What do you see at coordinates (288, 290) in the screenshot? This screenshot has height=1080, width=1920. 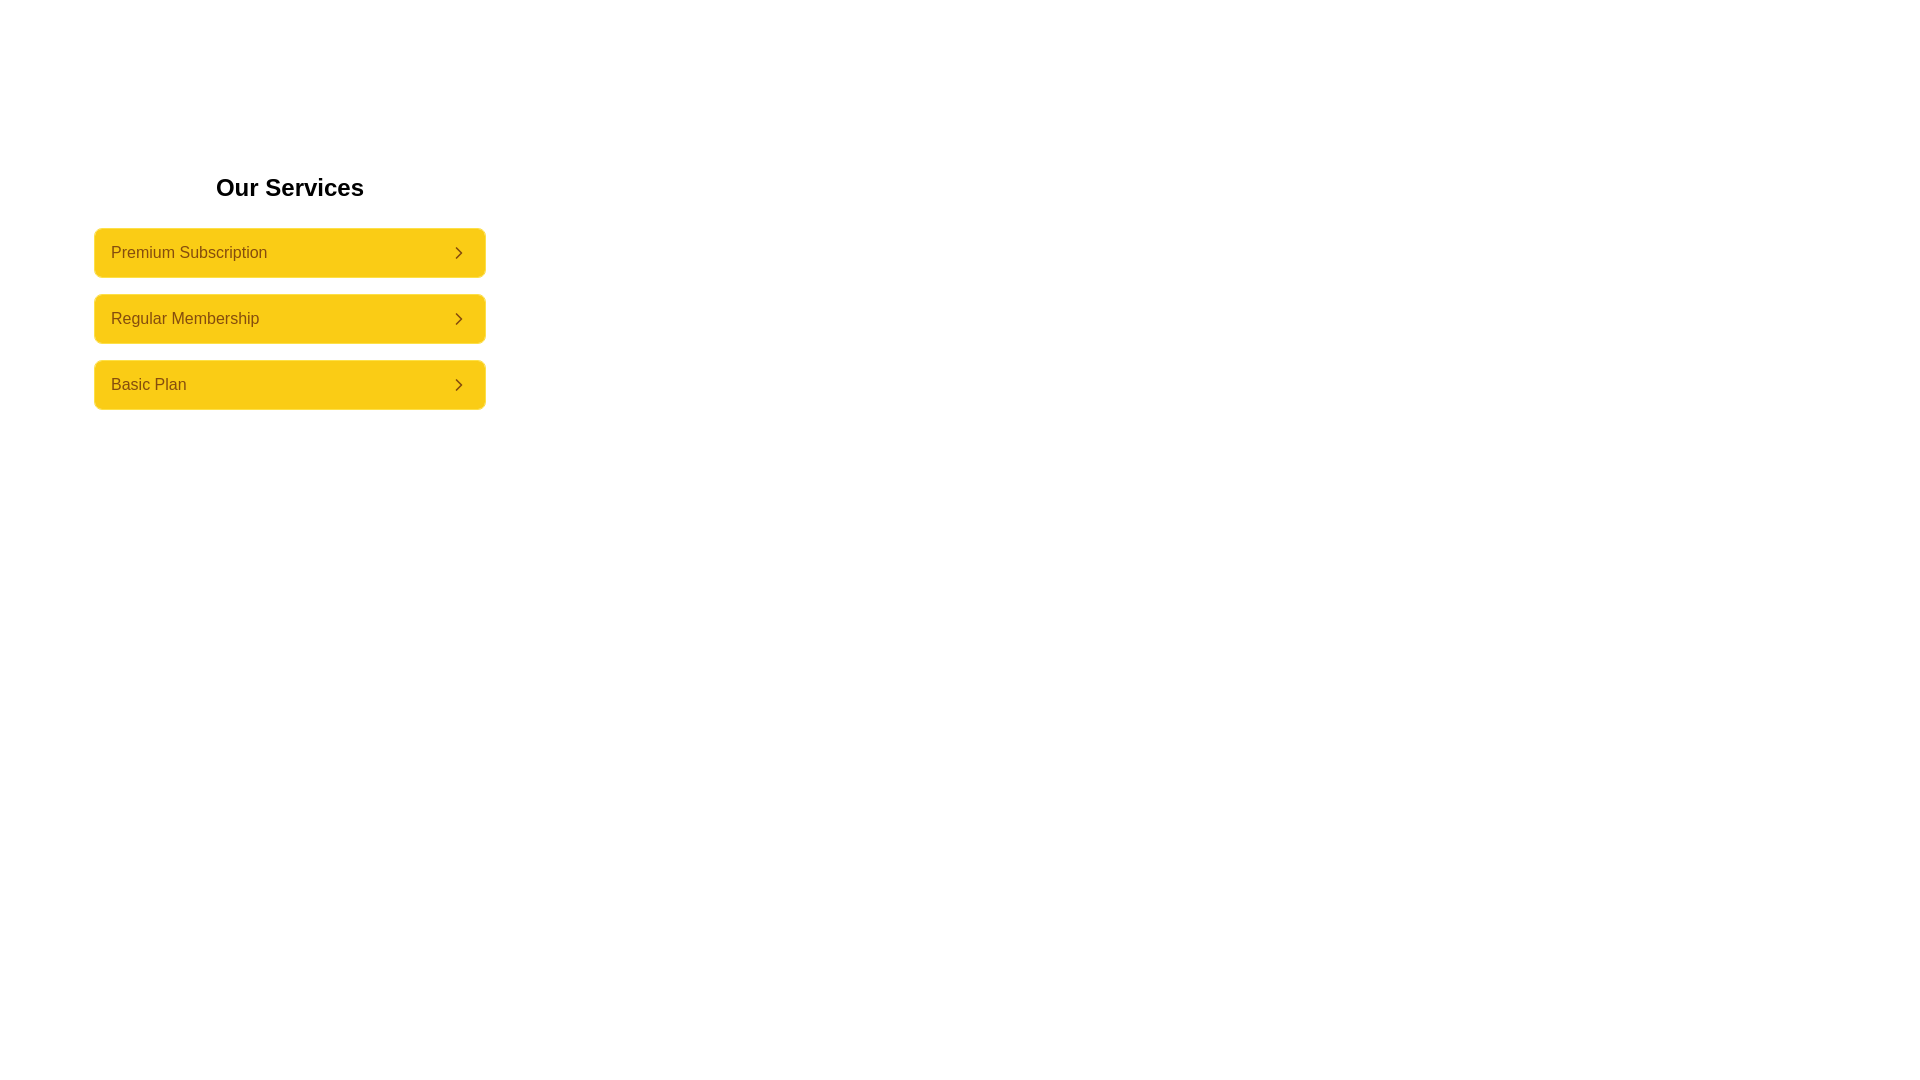 I see `the 'Regular Membership' button located in the 'Our Services' section` at bounding box center [288, 290].